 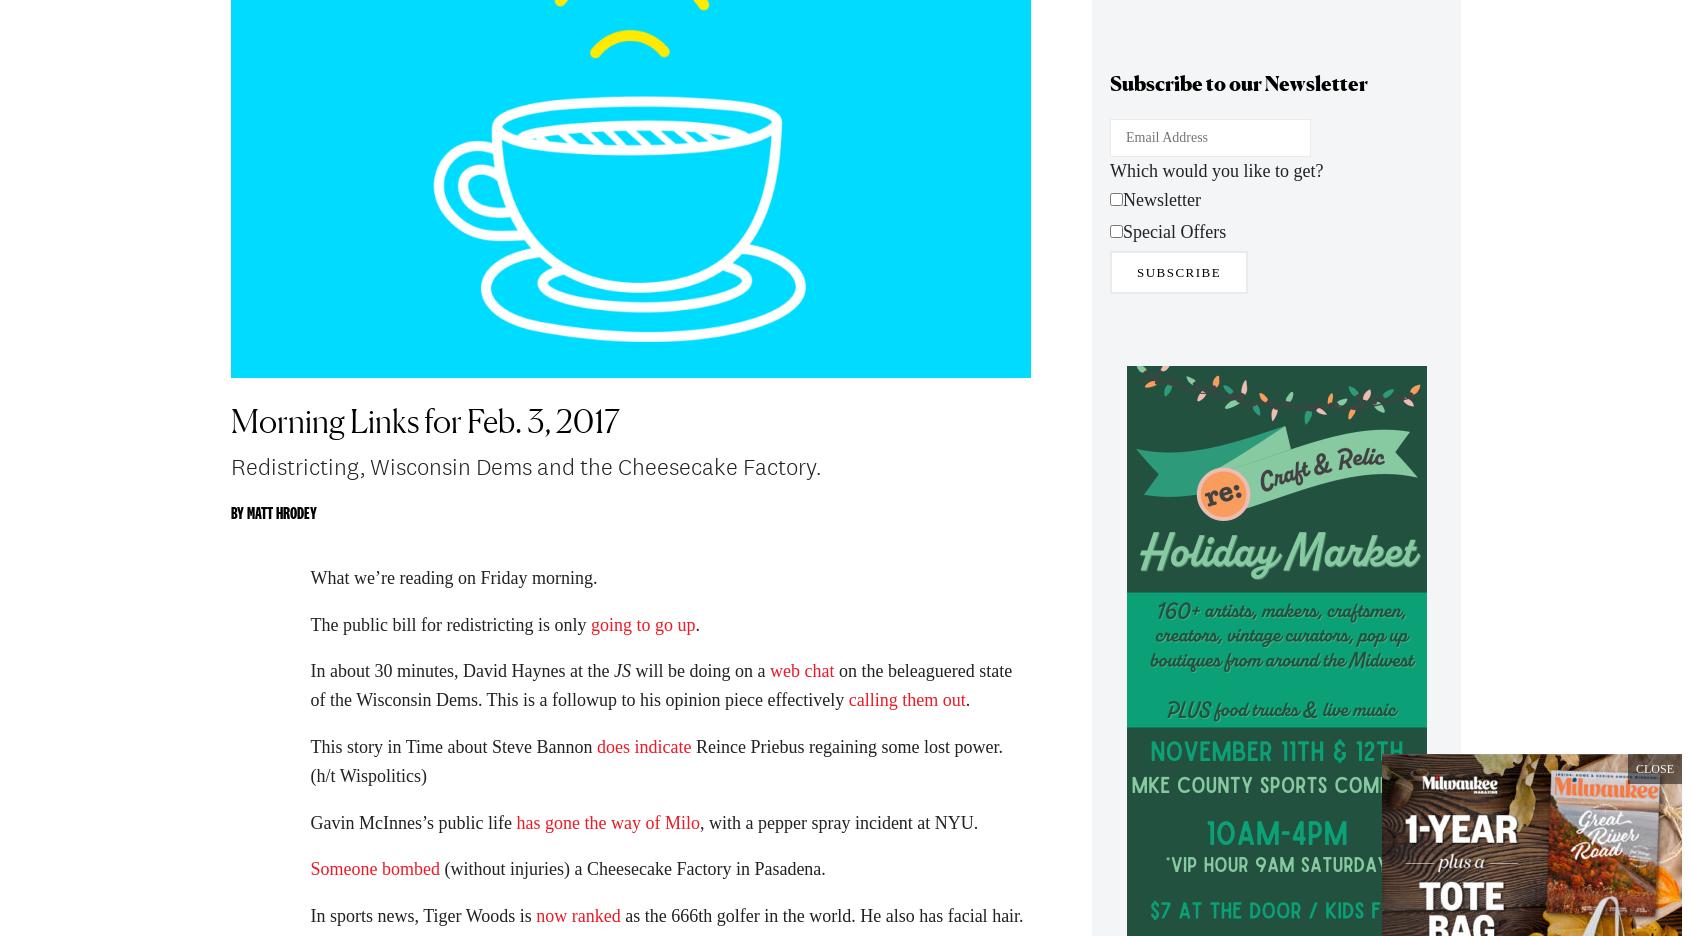 I want to click on 'What we’re reading on Friday morning.', so click(x=308, y=586).